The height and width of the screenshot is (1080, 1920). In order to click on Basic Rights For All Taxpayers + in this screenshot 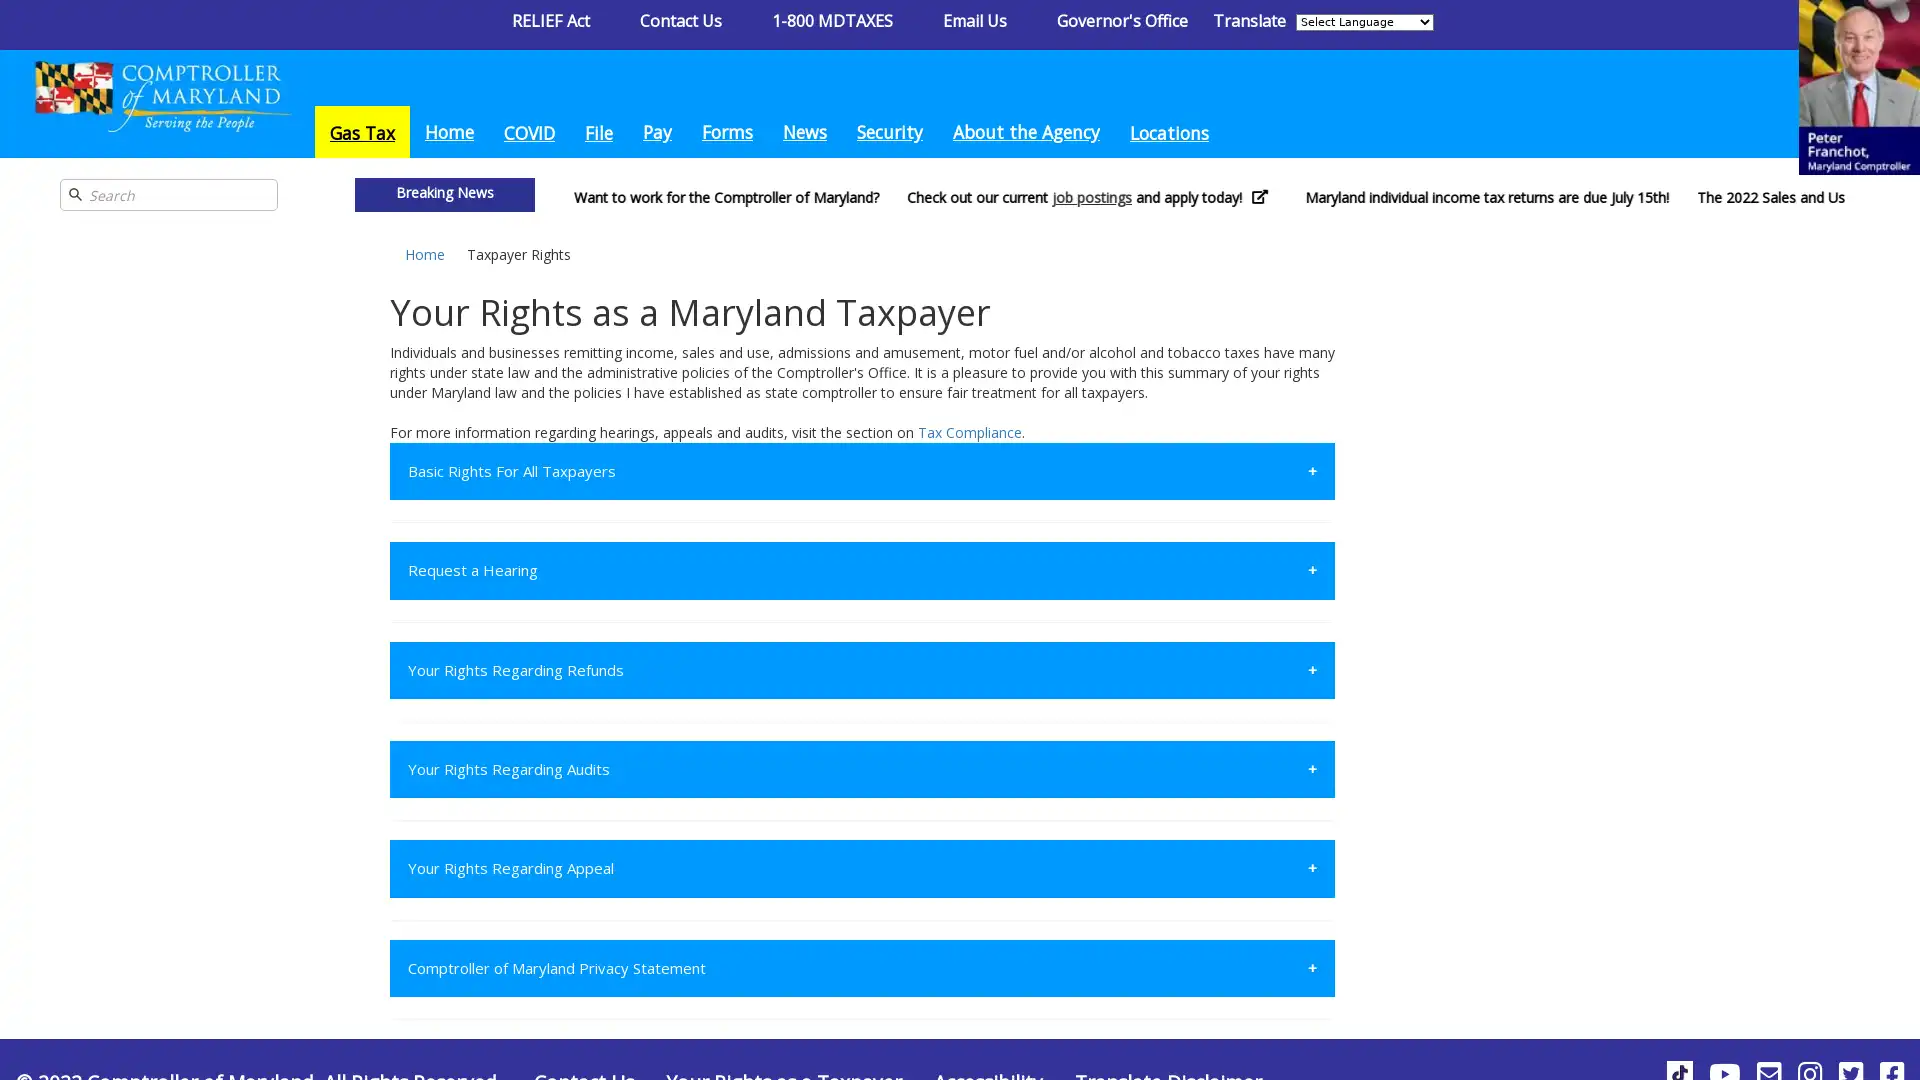, I will do `click(862, 470)`.